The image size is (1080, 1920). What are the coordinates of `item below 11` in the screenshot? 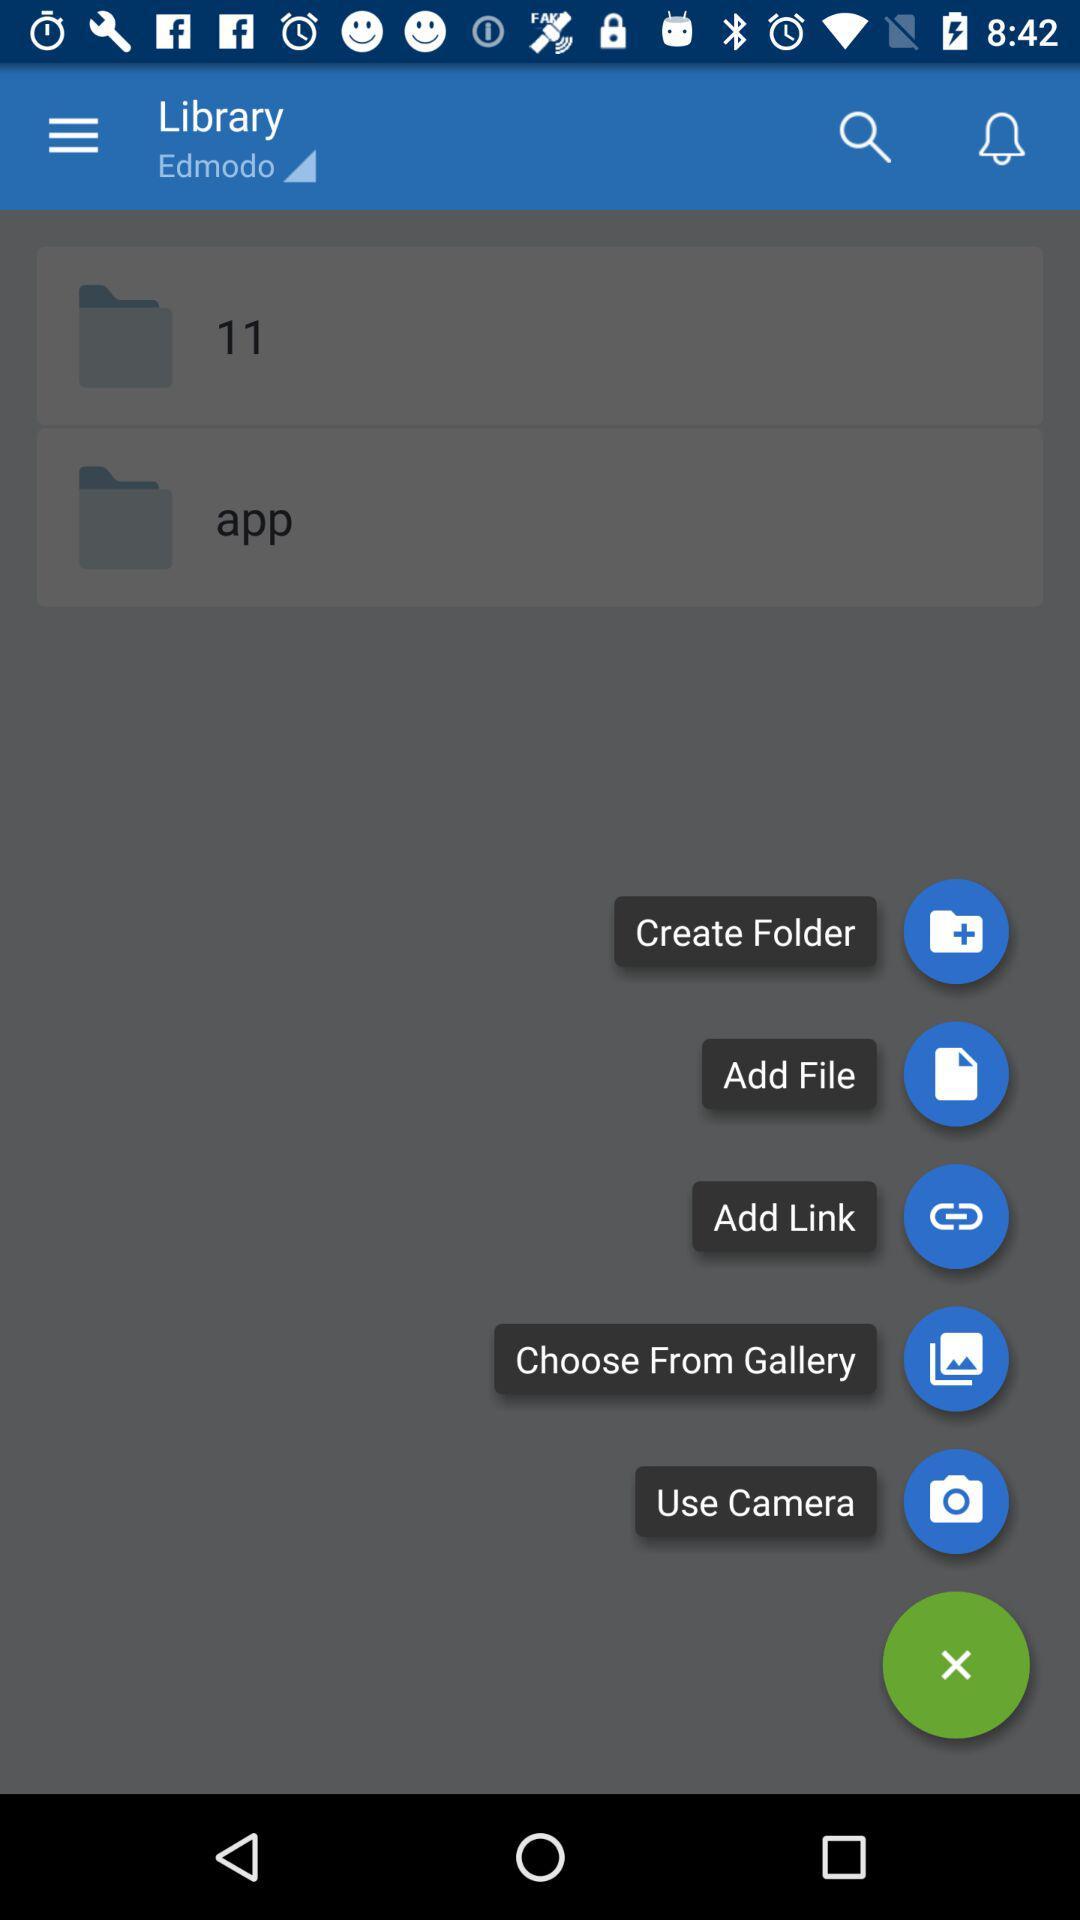 It's located at (253, 517).